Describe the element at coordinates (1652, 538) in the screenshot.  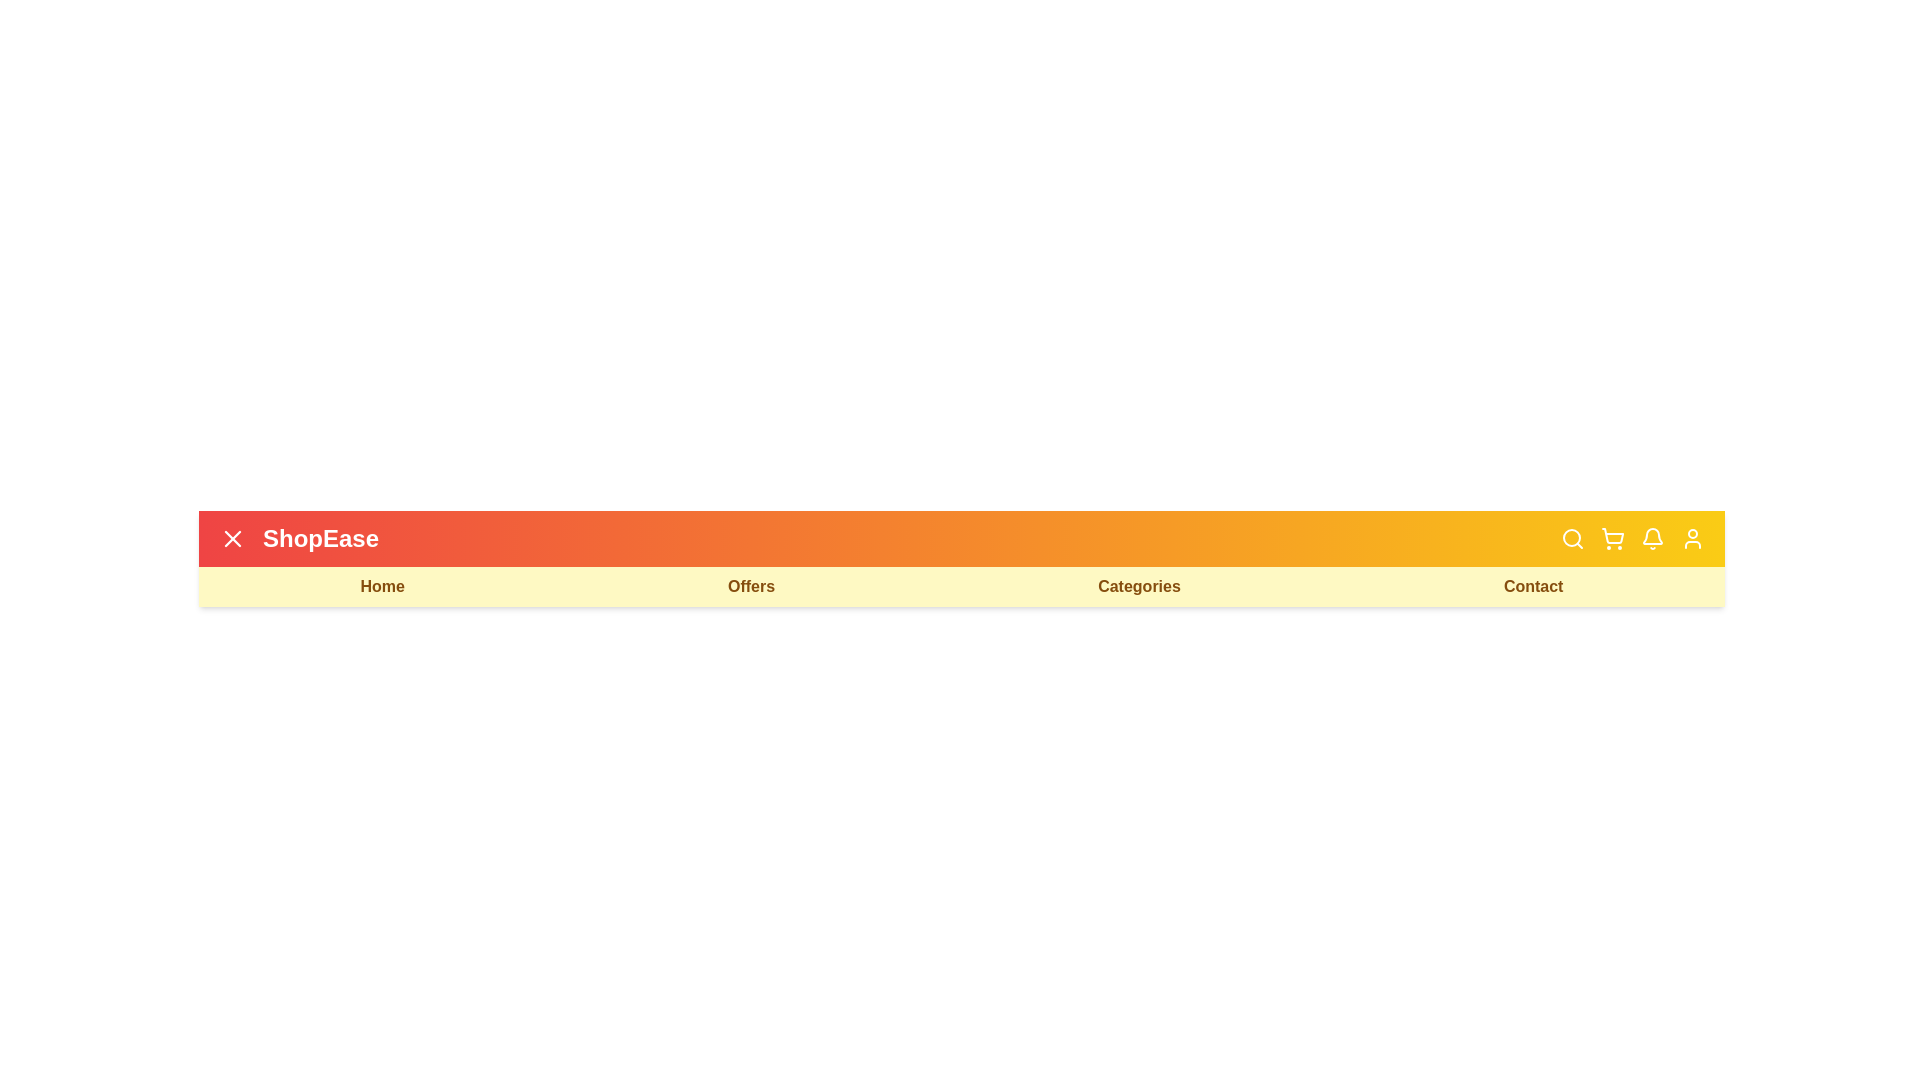
I see `the notification bell icon to view notifications` at that location.